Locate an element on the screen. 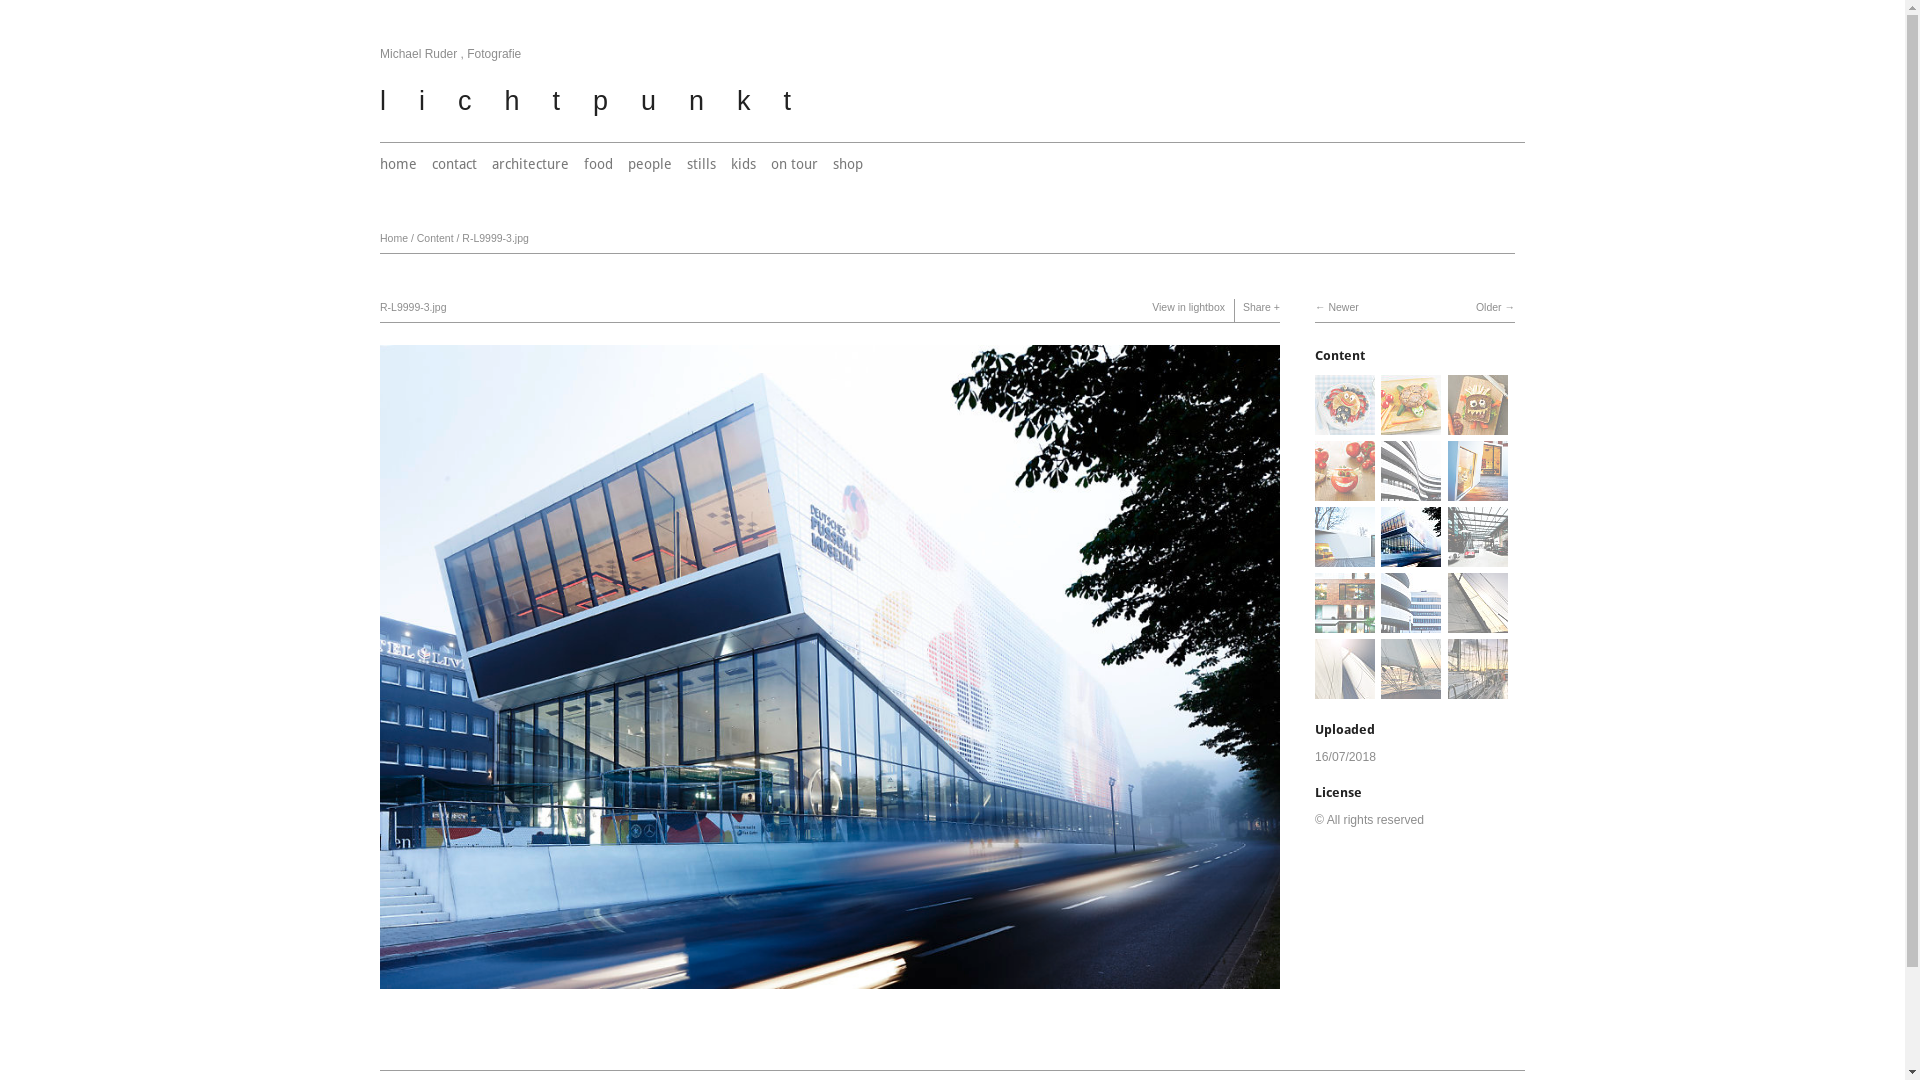 The image size is (1920, 1080). 'kids' is located at coordinates (742, 163).